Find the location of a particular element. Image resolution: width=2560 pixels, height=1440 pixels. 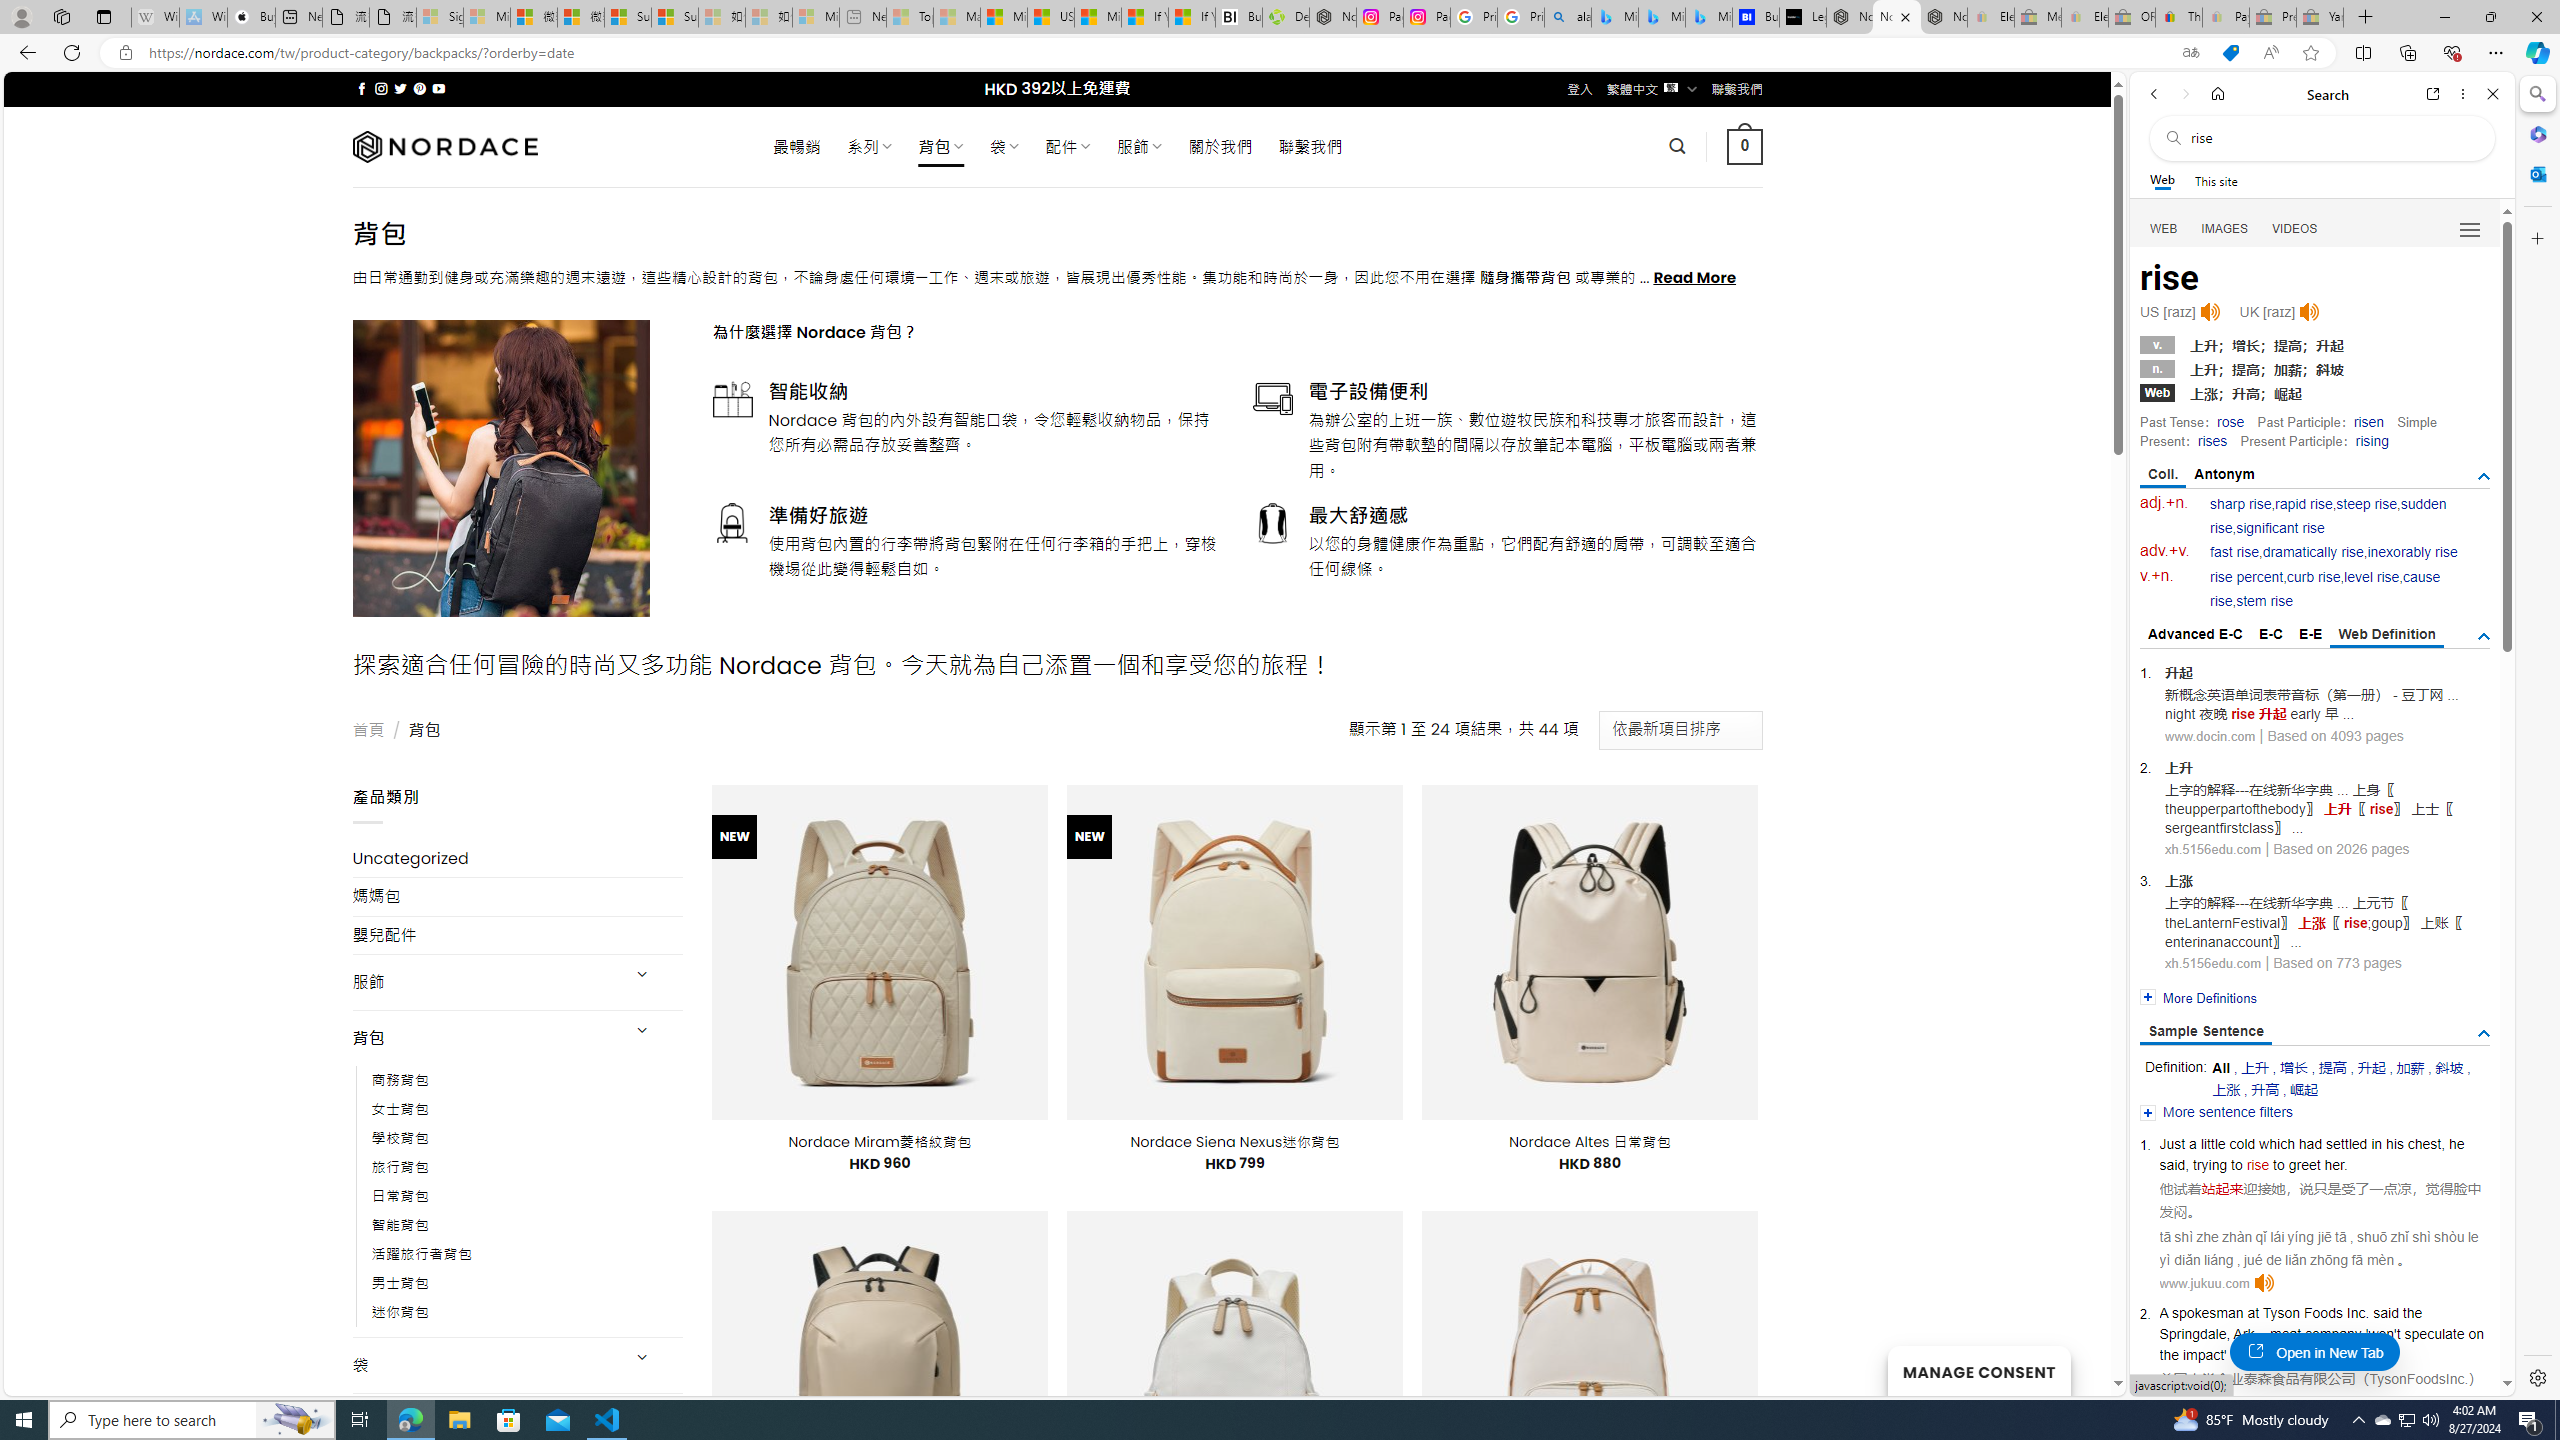

'Web Definition' is located at coordinates (2386, 635).